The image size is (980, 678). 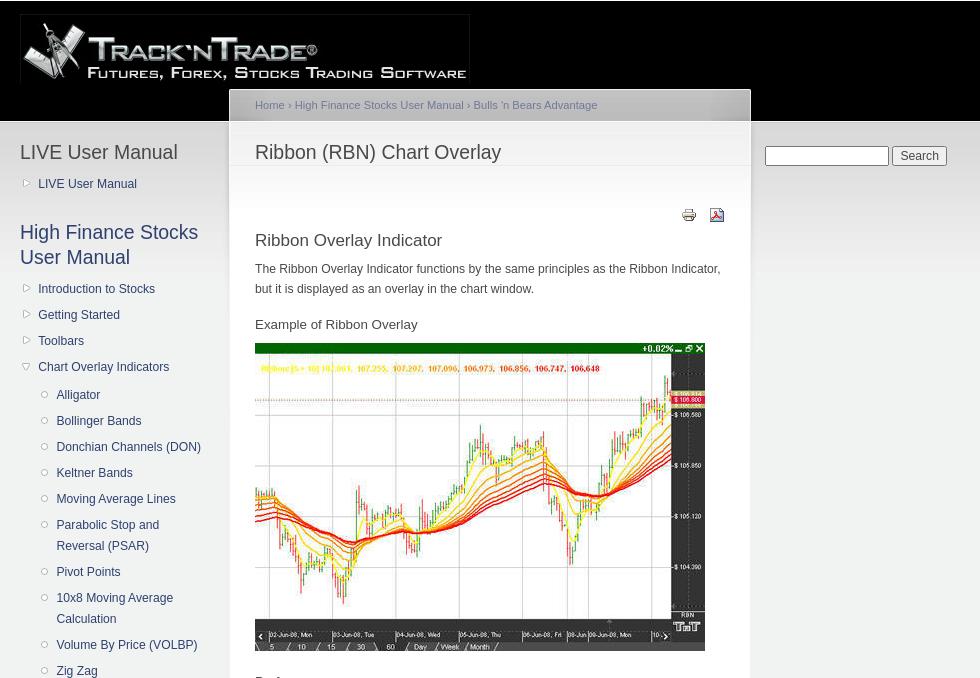 I want to click on 'Ribbon (RBN) Chart Overlay', so click(x=254, y=151).